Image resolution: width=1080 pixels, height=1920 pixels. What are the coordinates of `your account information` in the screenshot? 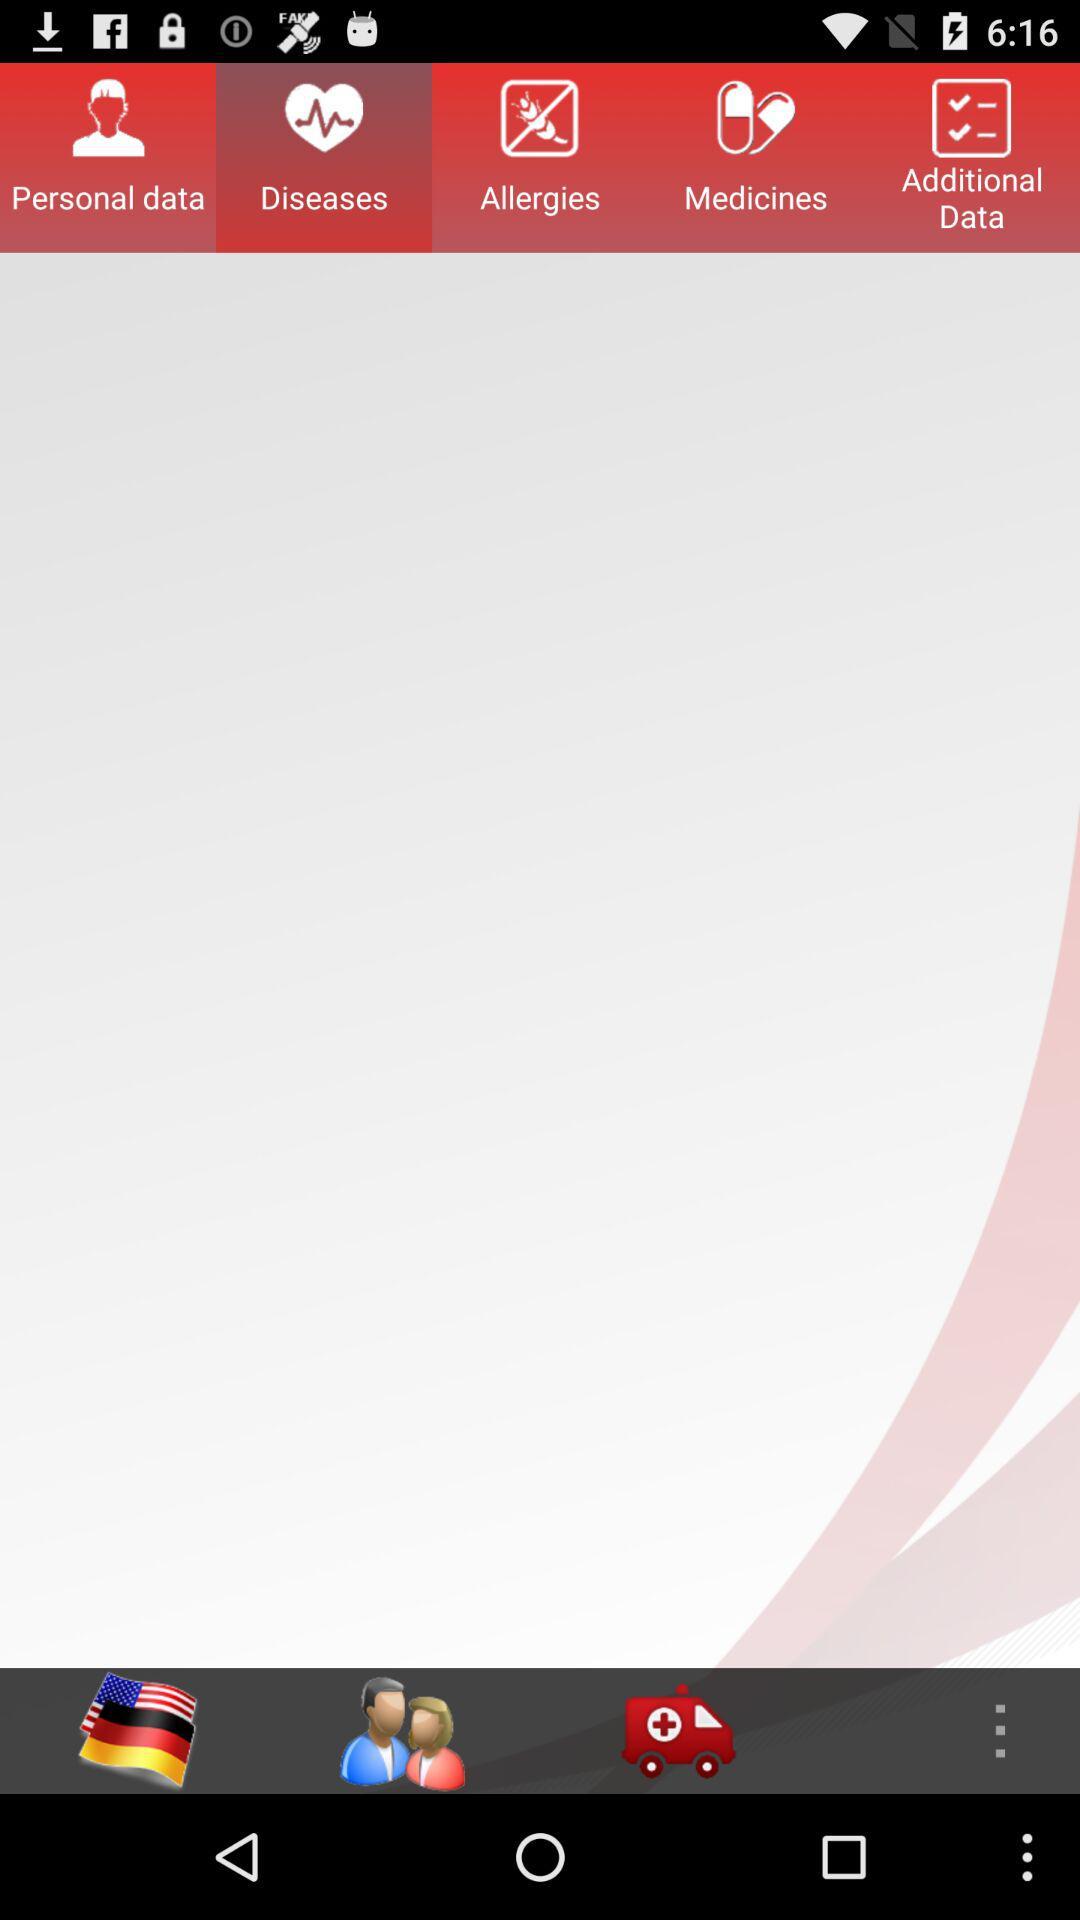 It's located at (401, 1730).